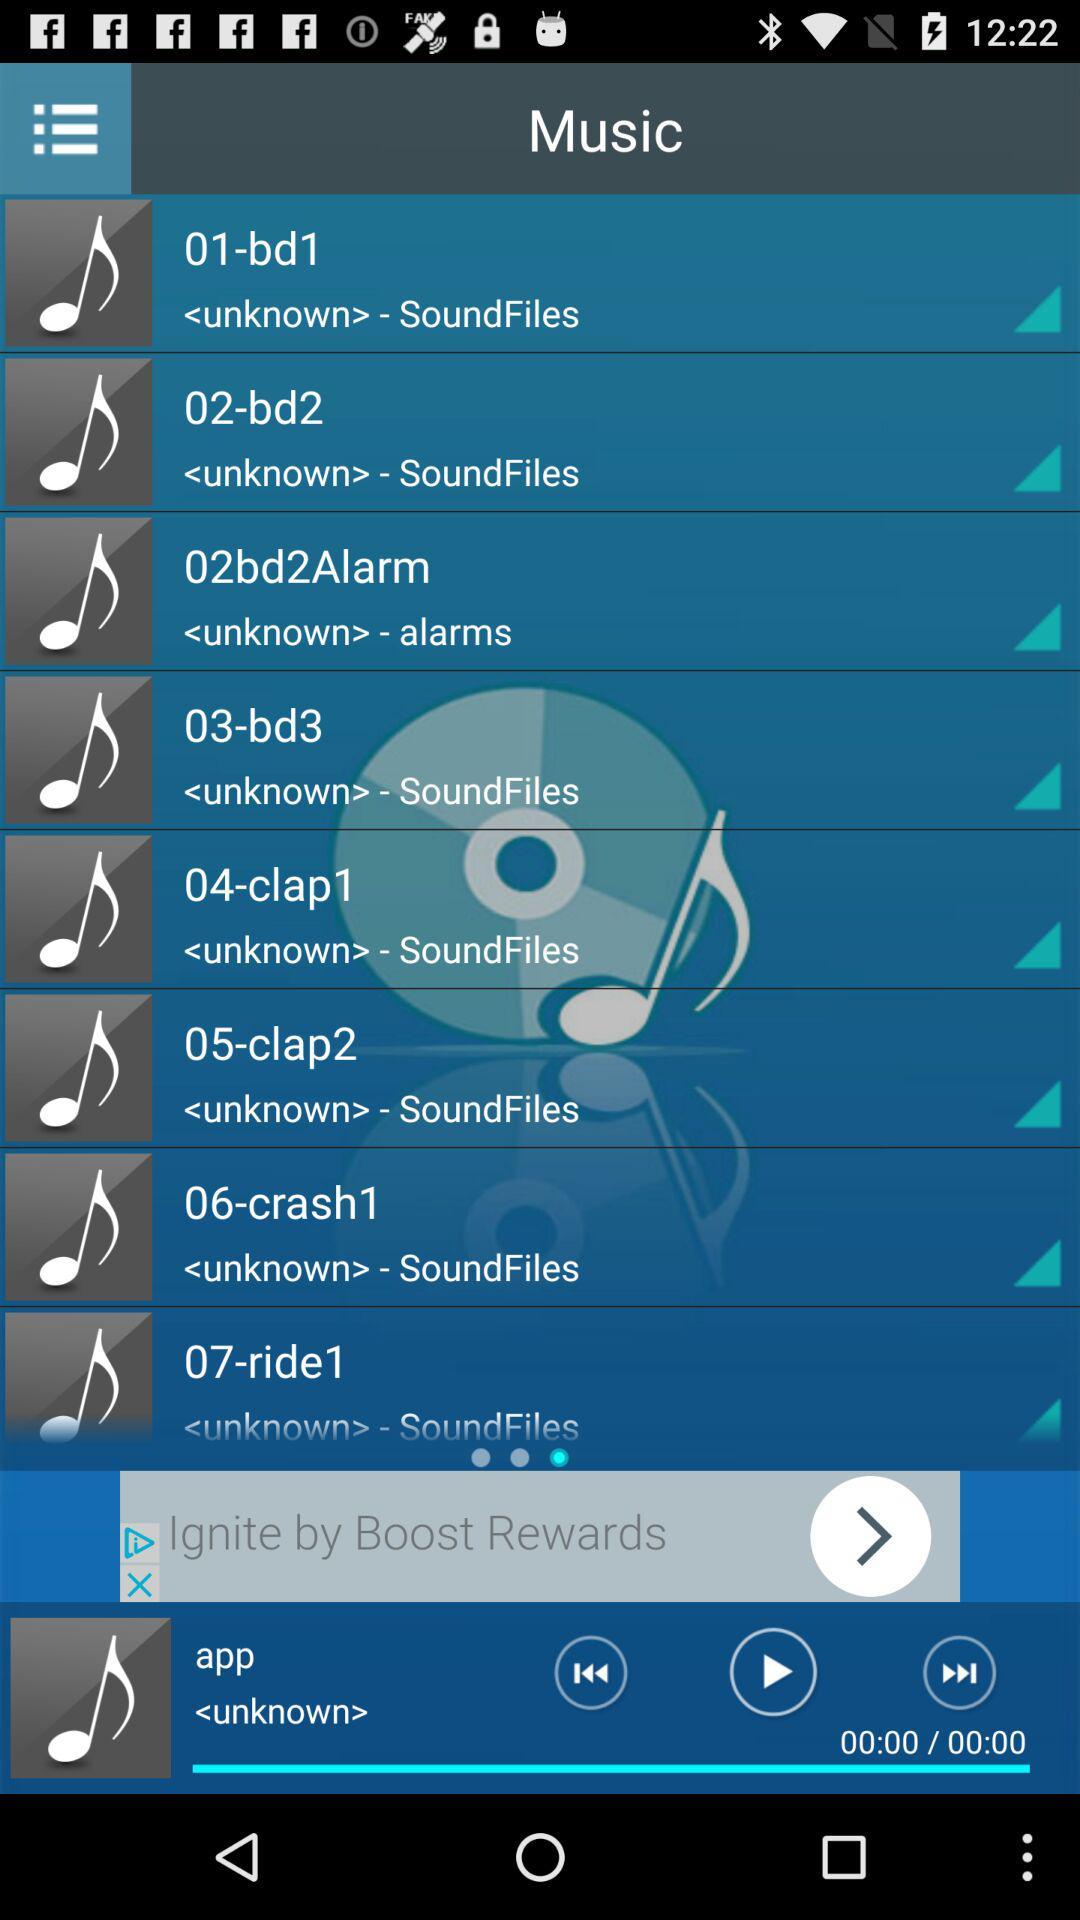  I want to click on music, so click(772, 1680).